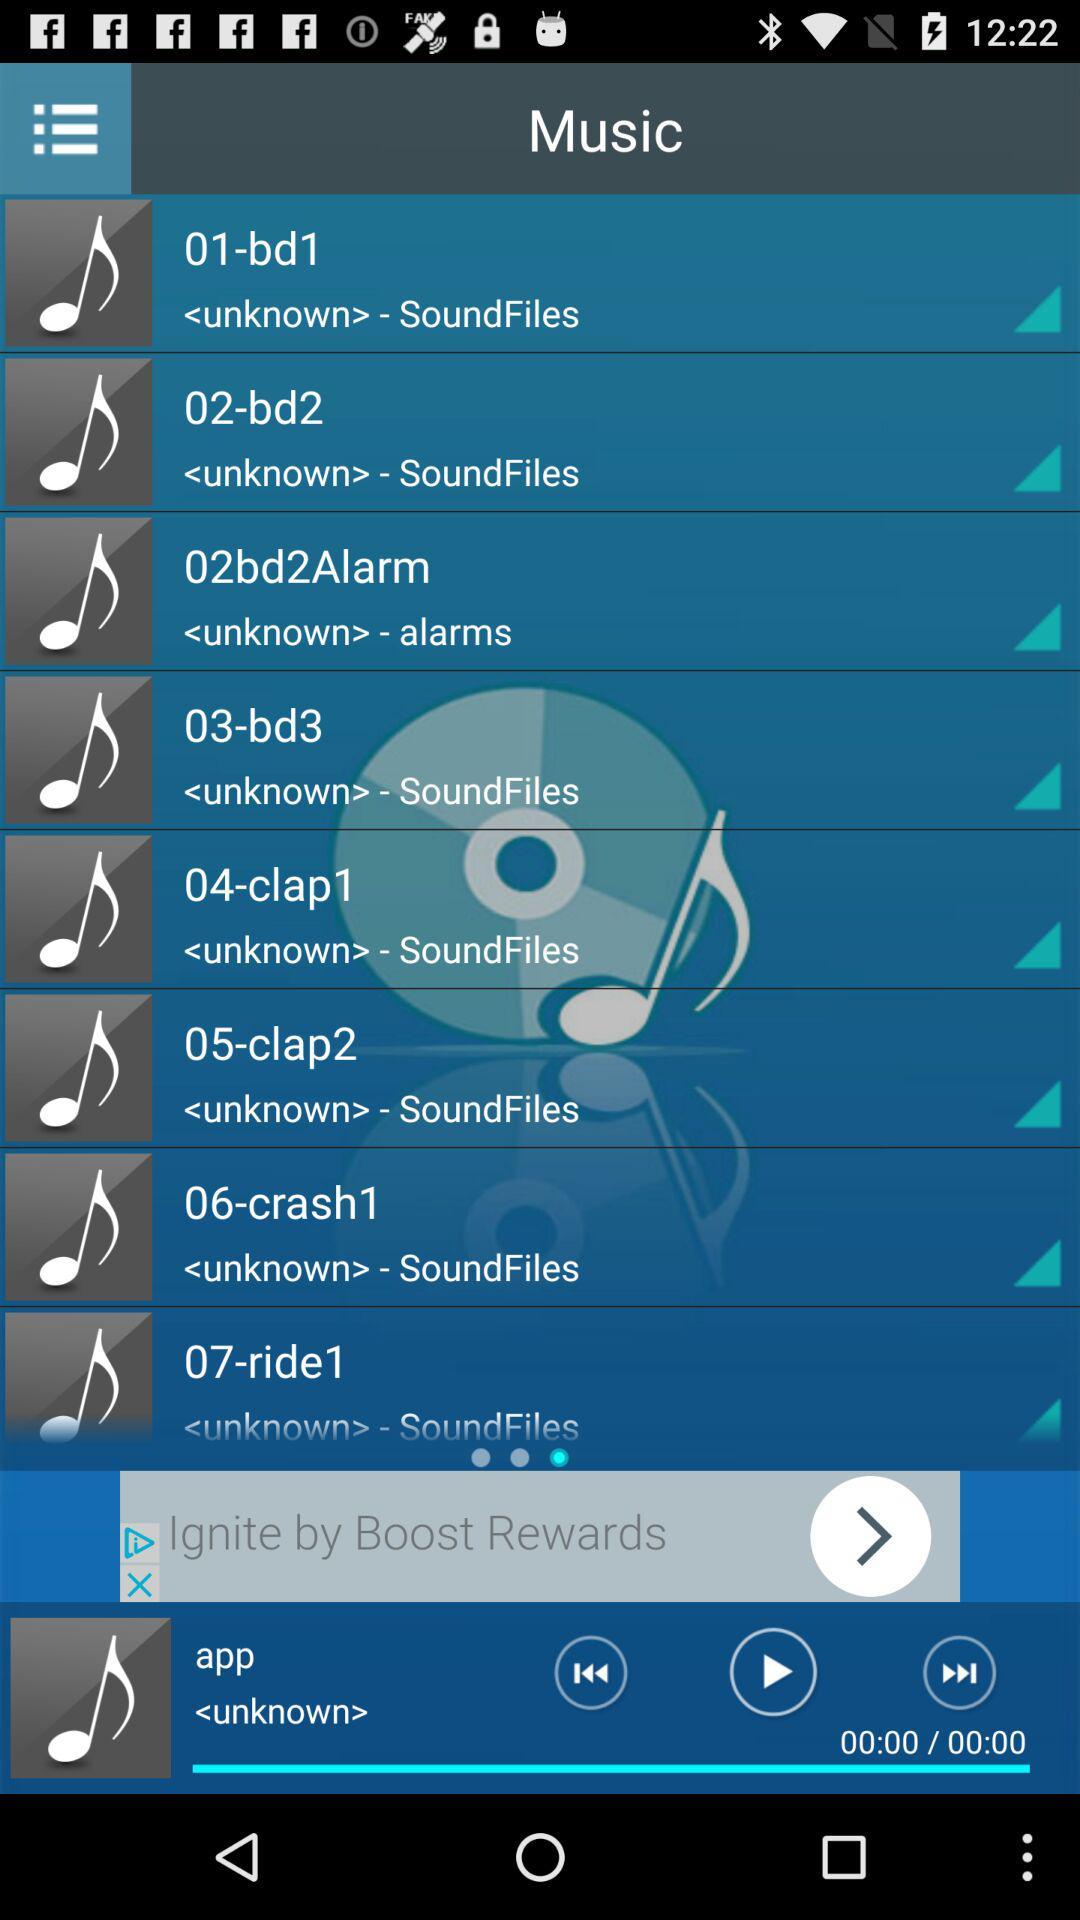  I want to click on music, so click(772, 1680).